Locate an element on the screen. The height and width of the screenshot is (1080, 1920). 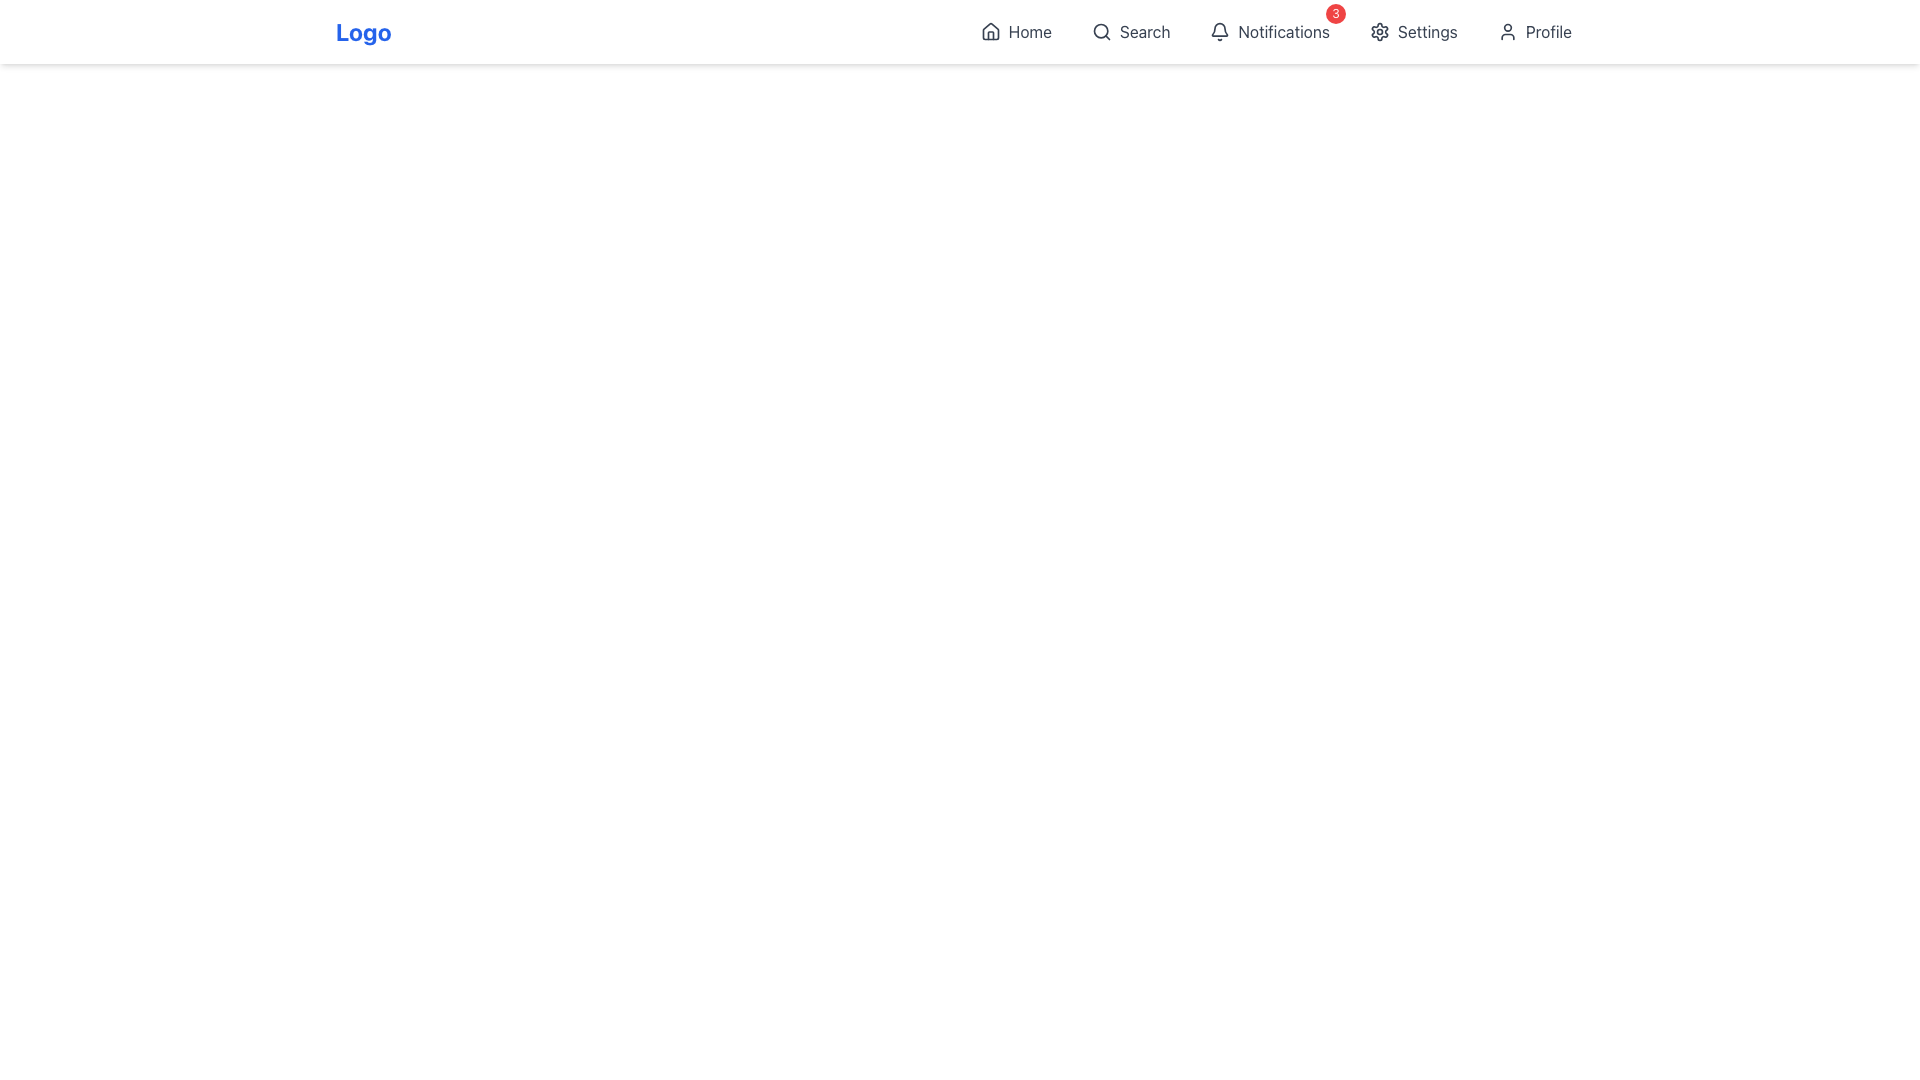
the house icon located in the navigation bar next to the 'Home' text is located at coordinates (990, 31).